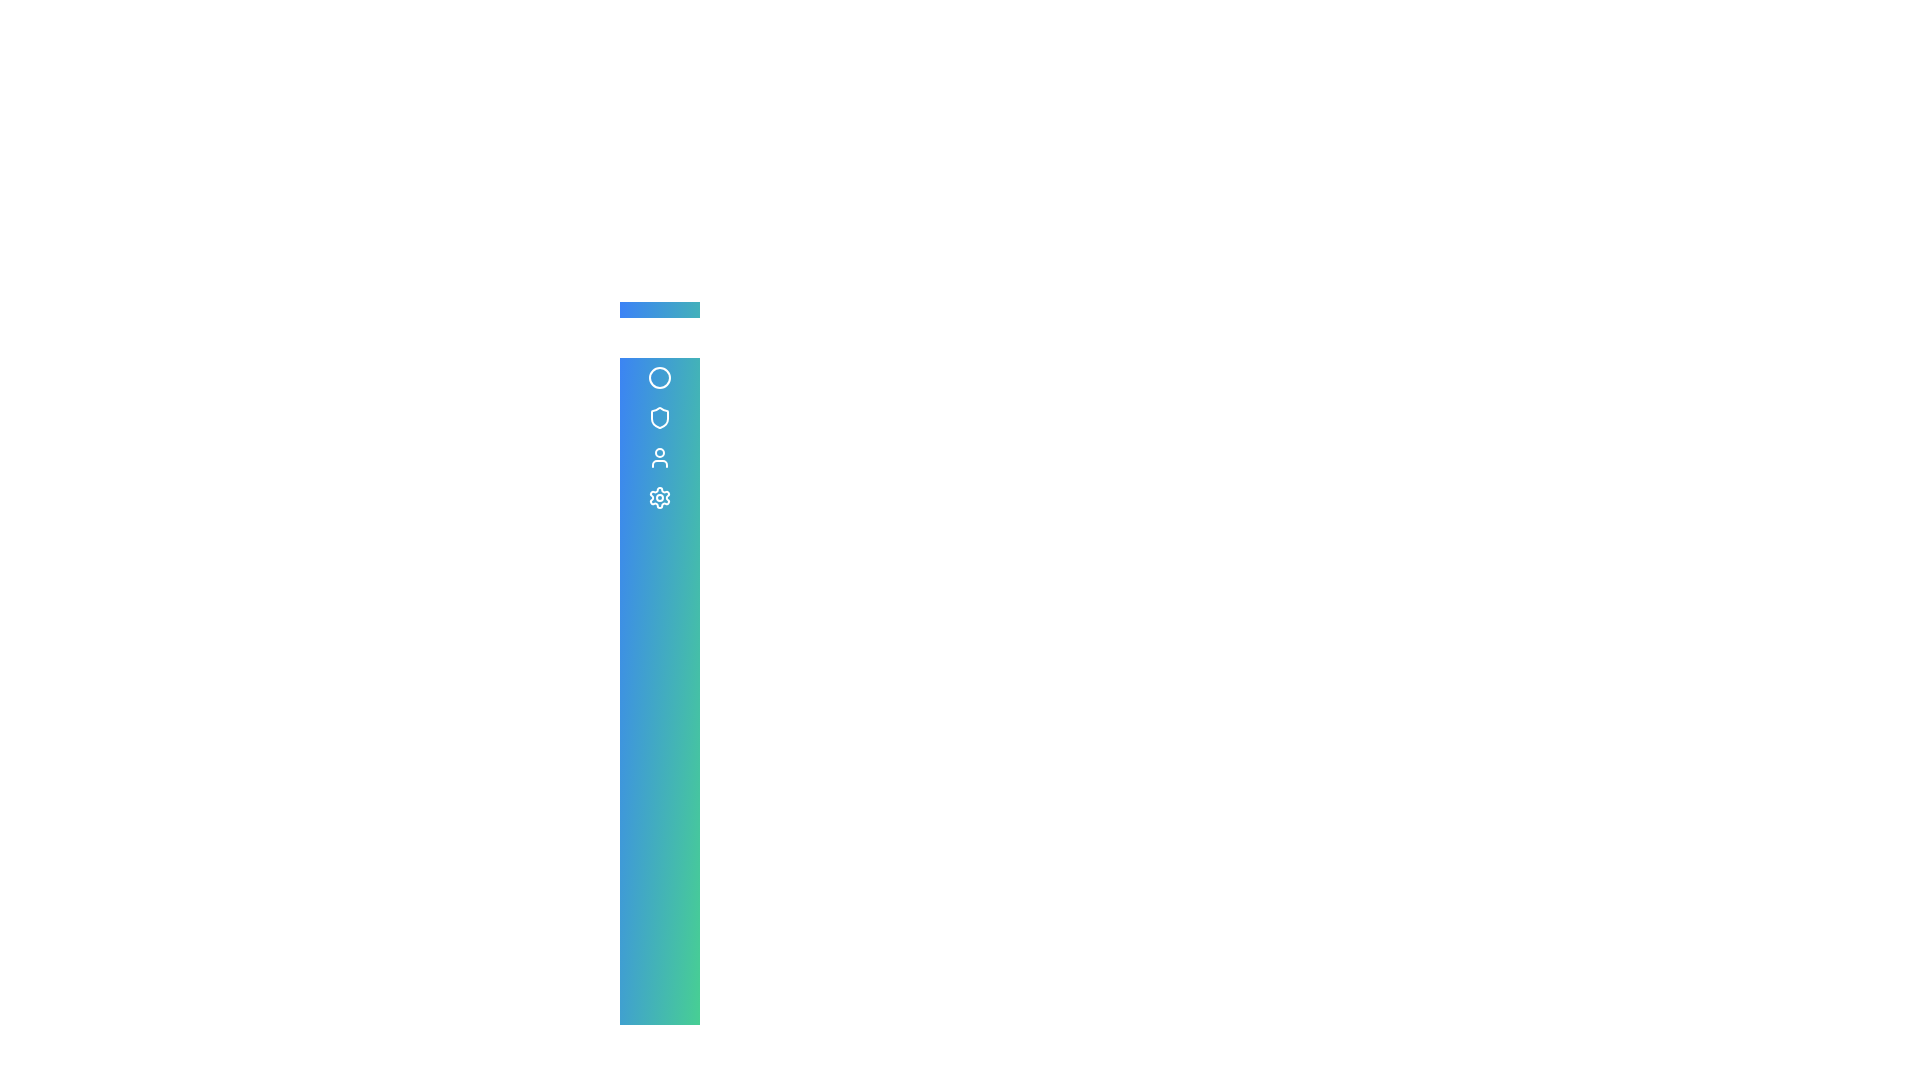 This screenshot has width=1920, height=1080. I want to click on the fourth icon in the vertical row of the side menu bar, which represents the 'Settings' option, so click(660, 496).